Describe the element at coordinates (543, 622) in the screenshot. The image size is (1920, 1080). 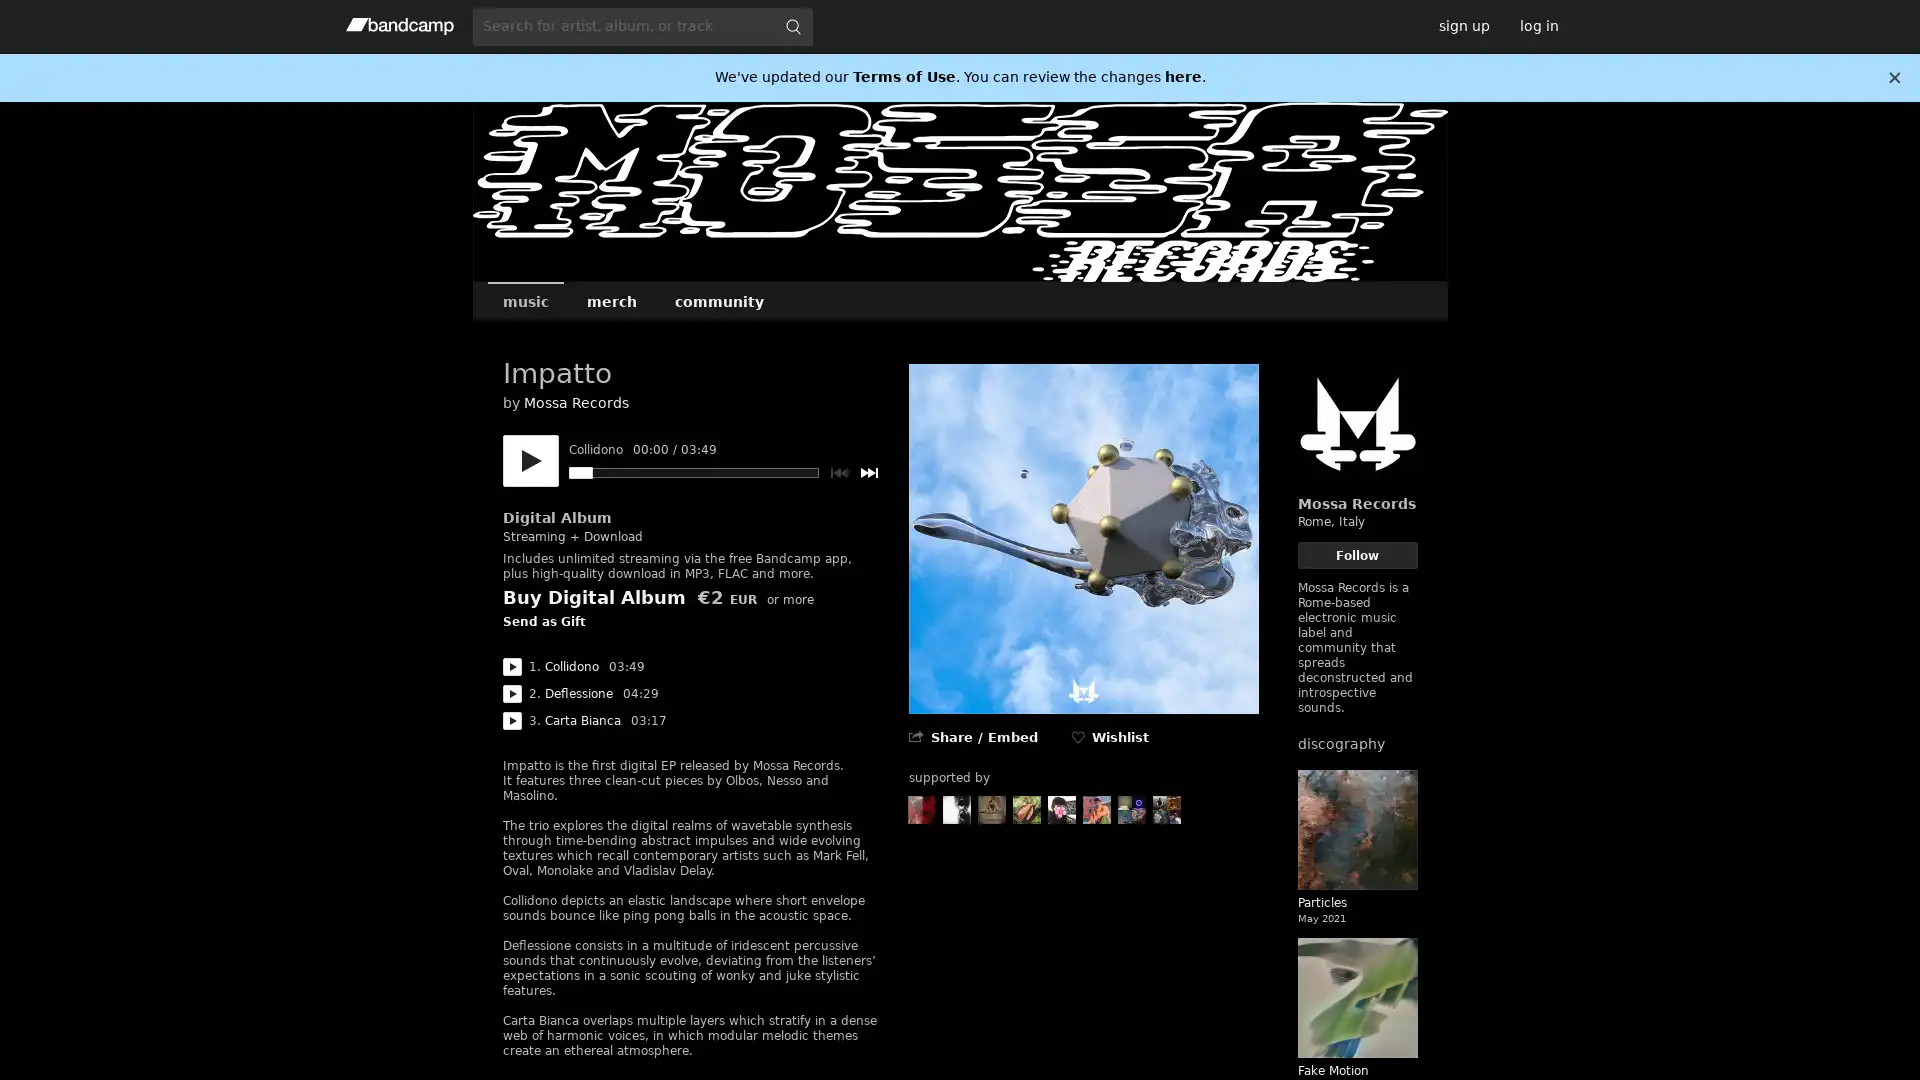
I see `Send as Gift` at that location.